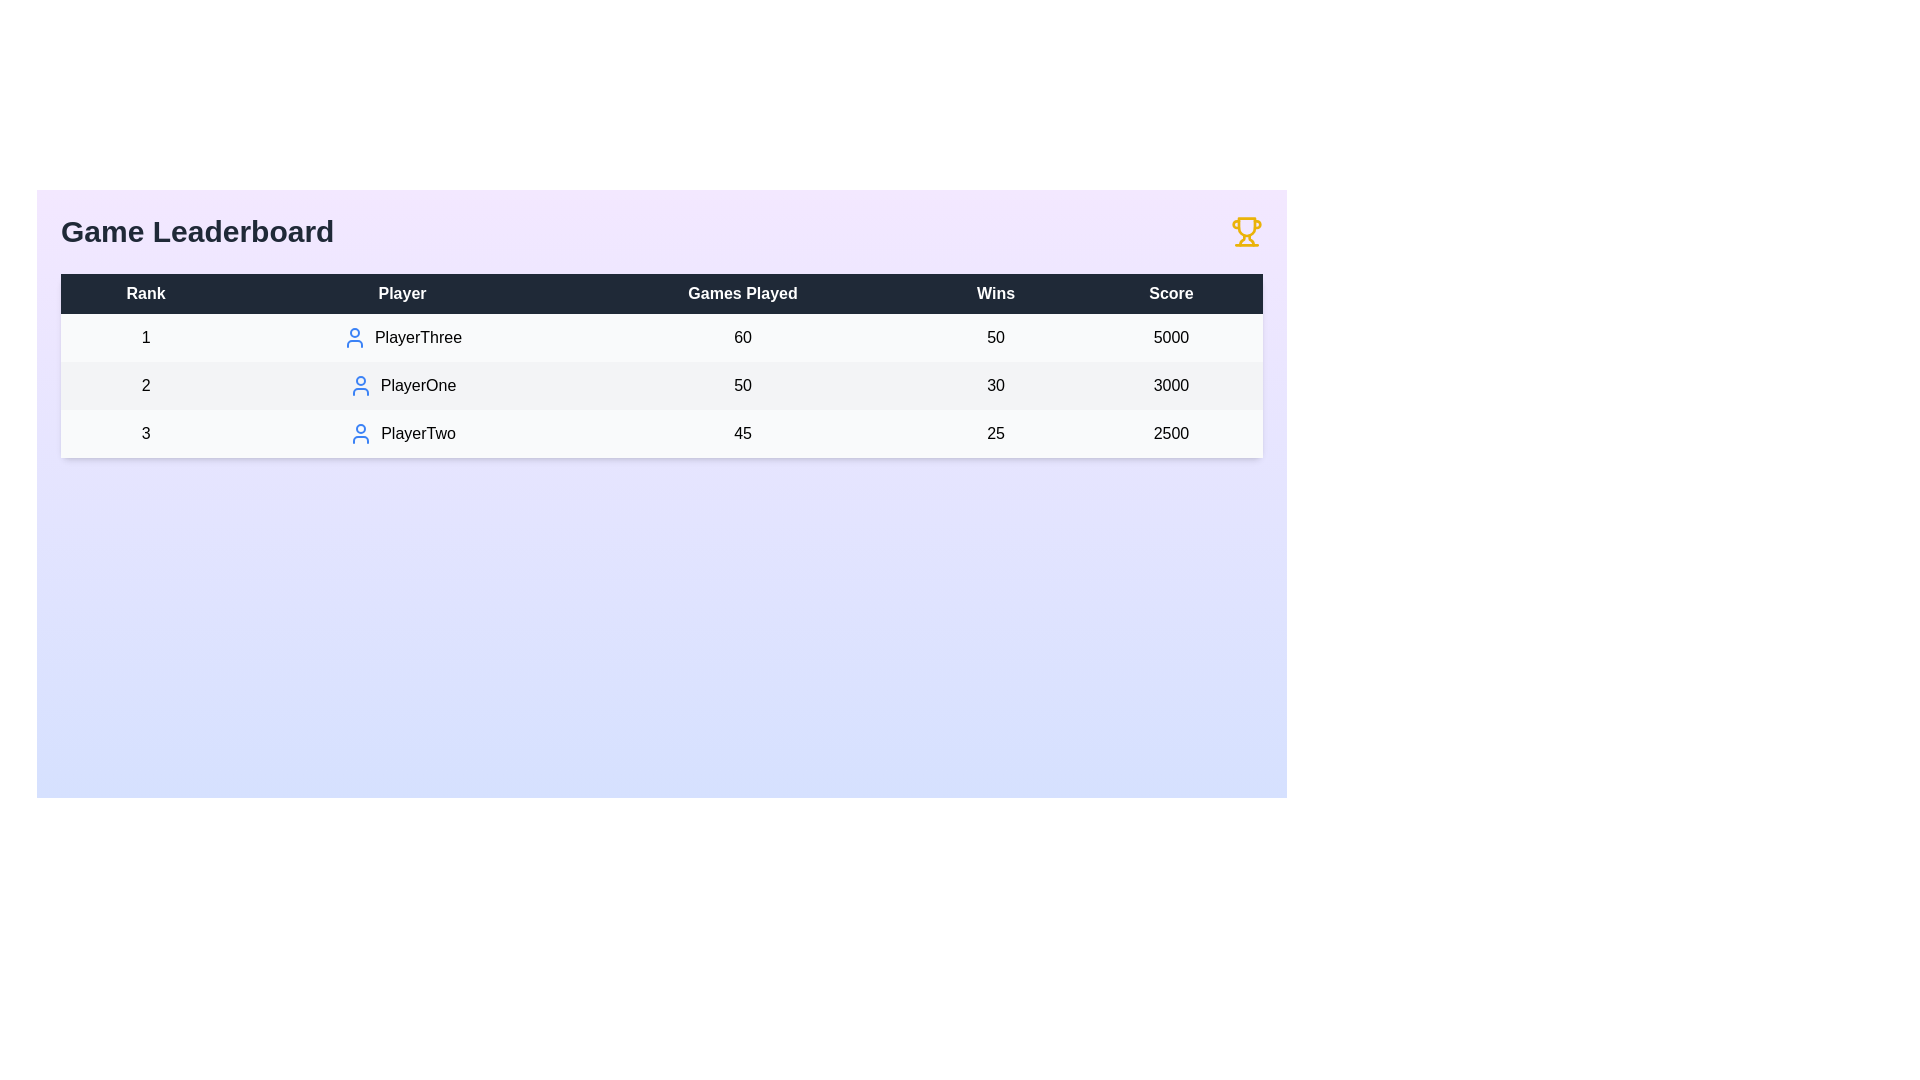  I want to click on displayed text of the label with the user icon for 'PlayerTwo' located in the third row of the 'Player' column in the leaderboard table, so click(401, 433).